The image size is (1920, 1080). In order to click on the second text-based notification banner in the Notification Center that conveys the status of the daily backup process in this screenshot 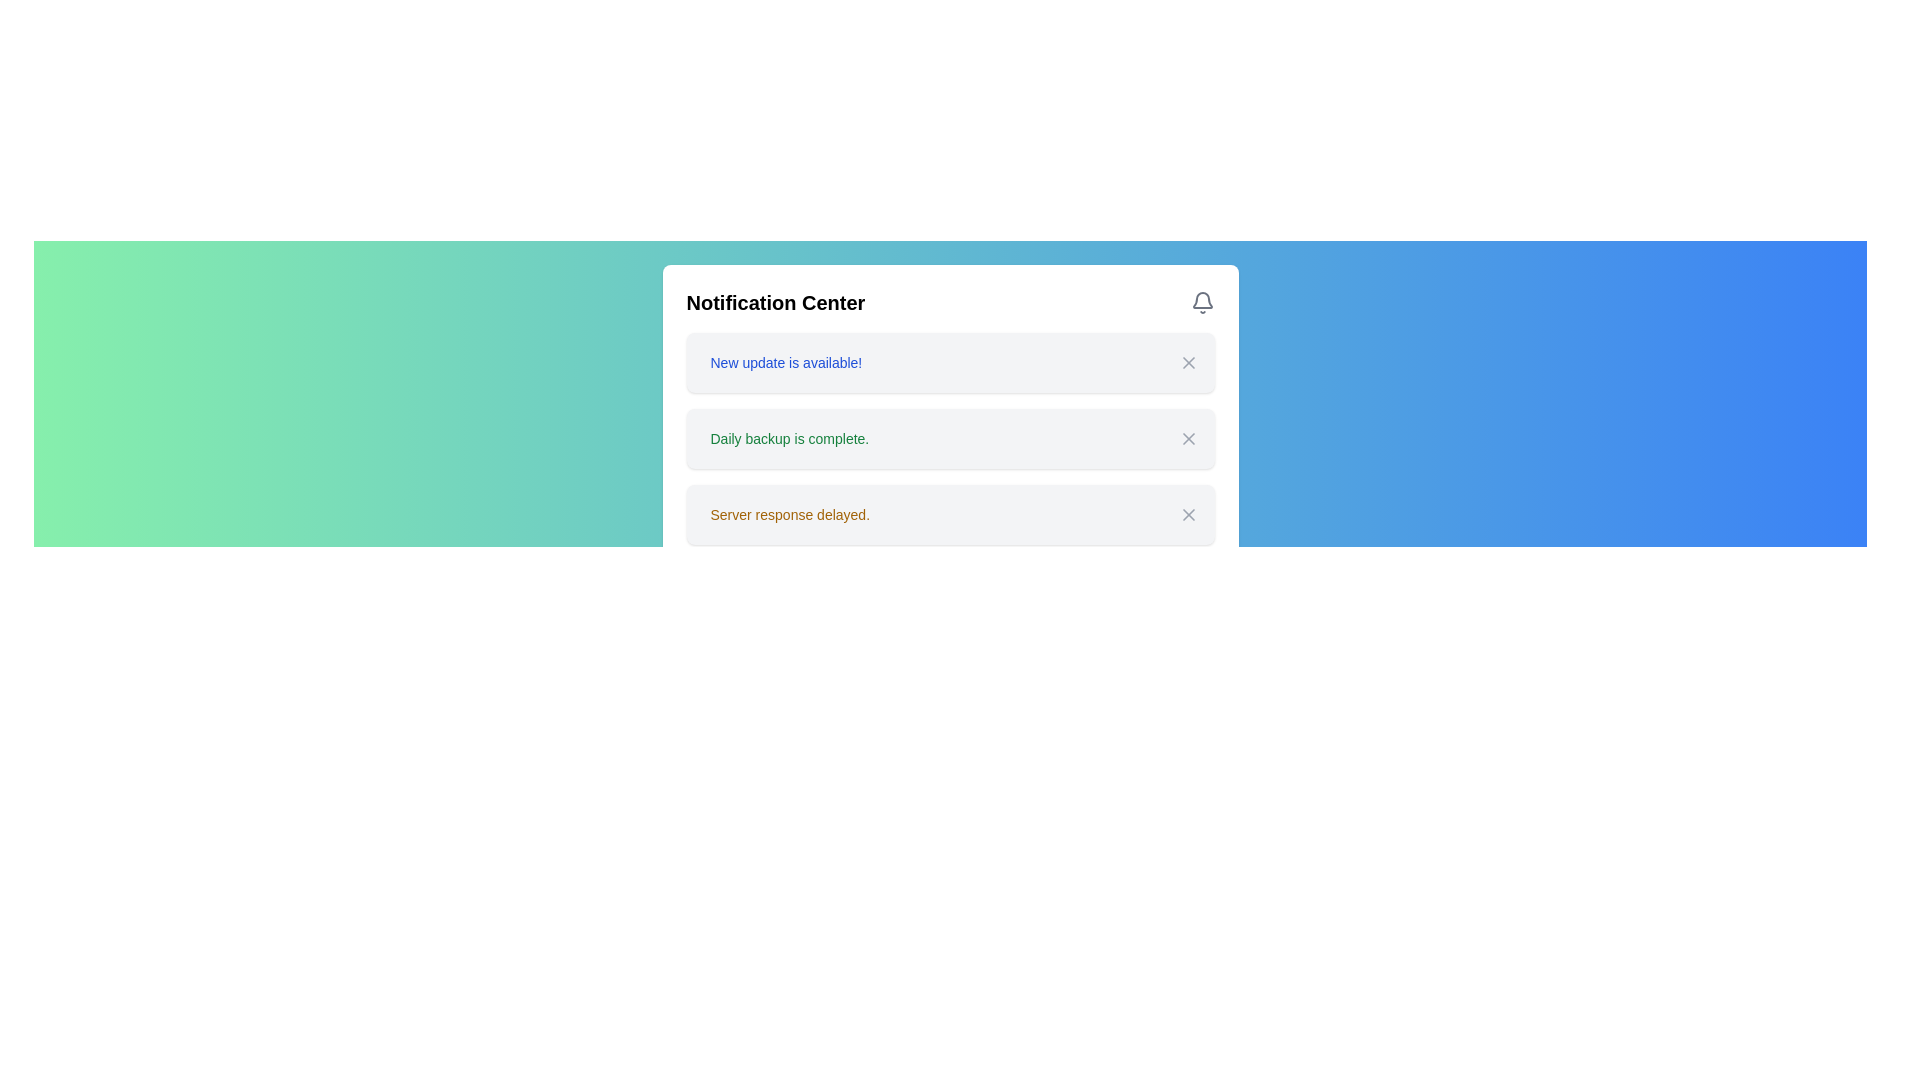, I will do `click(788, 438)`.